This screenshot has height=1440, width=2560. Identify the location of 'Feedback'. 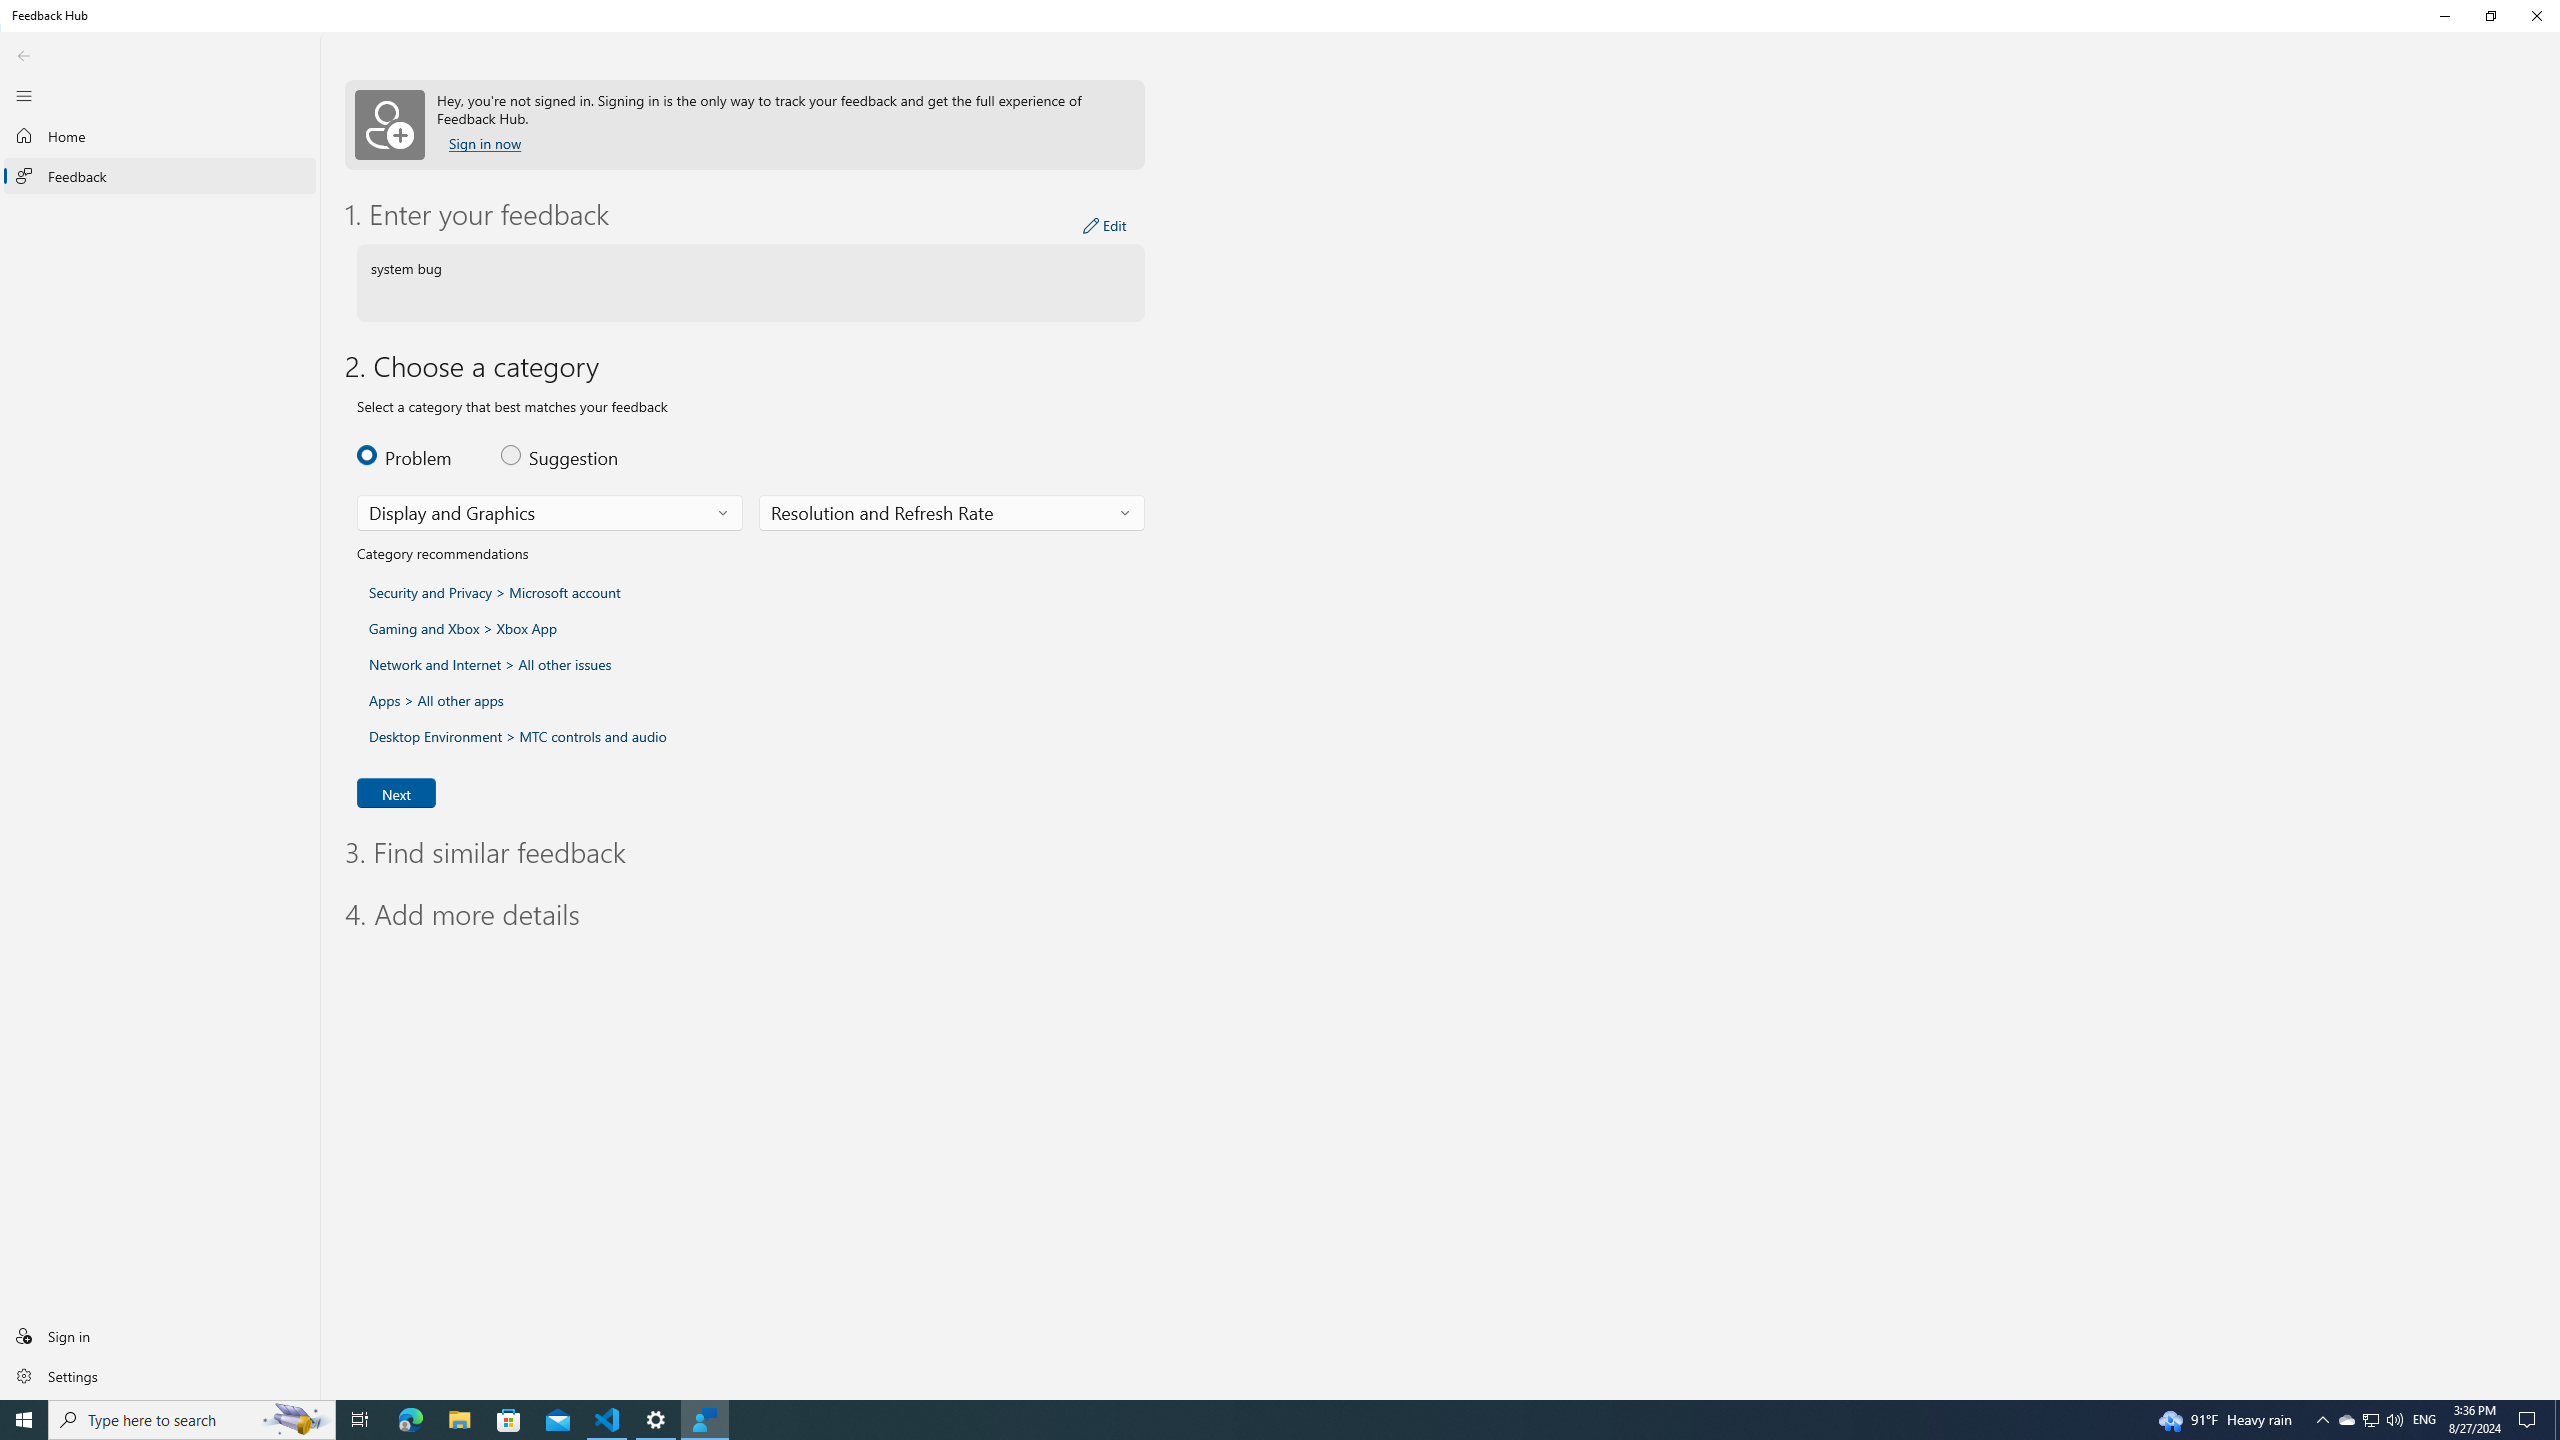
(159, 176).